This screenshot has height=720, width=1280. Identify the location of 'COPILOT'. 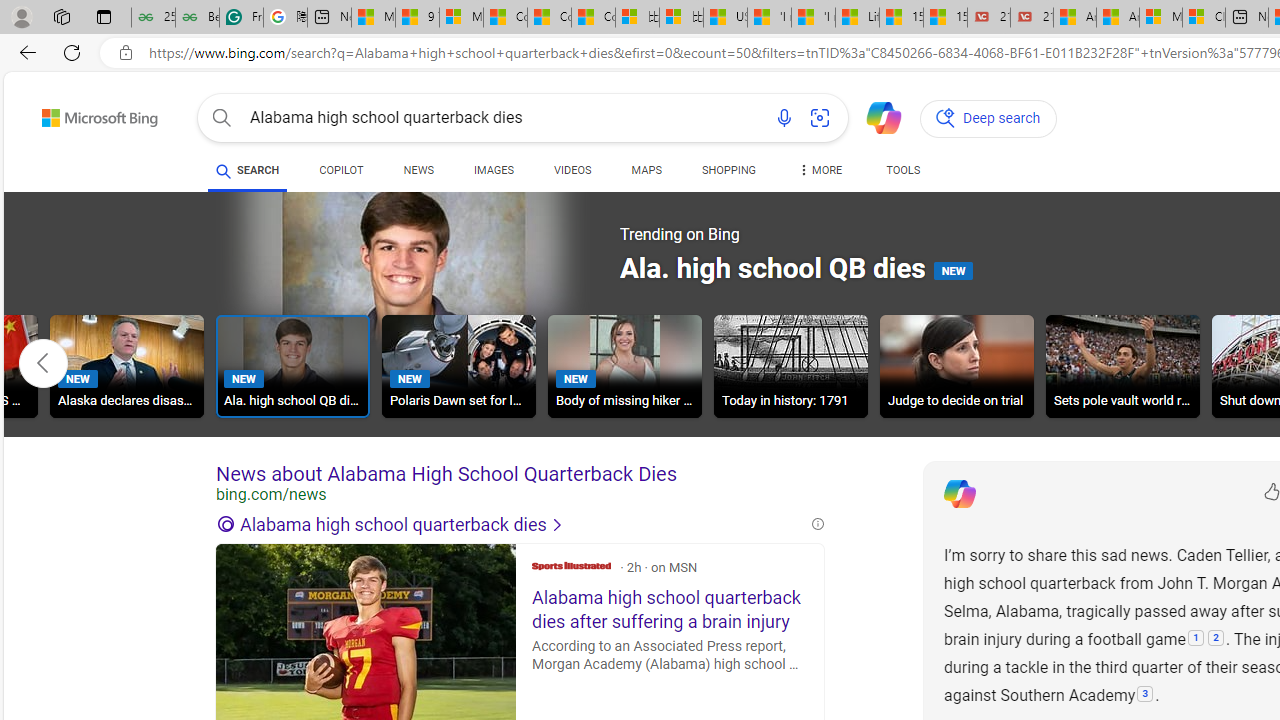
(341, 172).